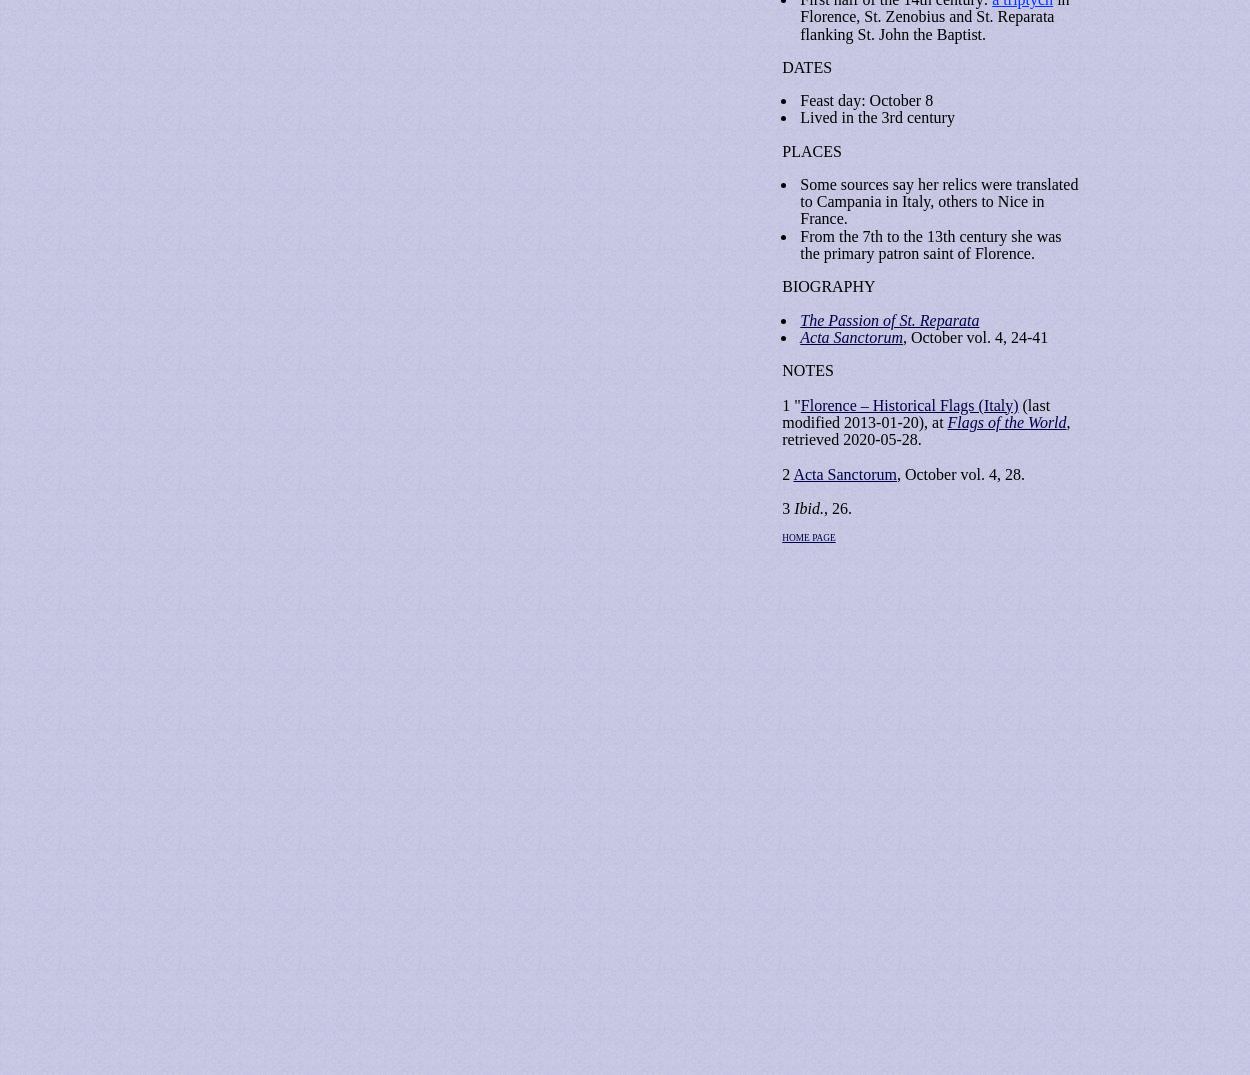  Describe the element at coordinates (782, 412) in the screenshot. I see `'(last modified 2013-01-20), at'` at that location.